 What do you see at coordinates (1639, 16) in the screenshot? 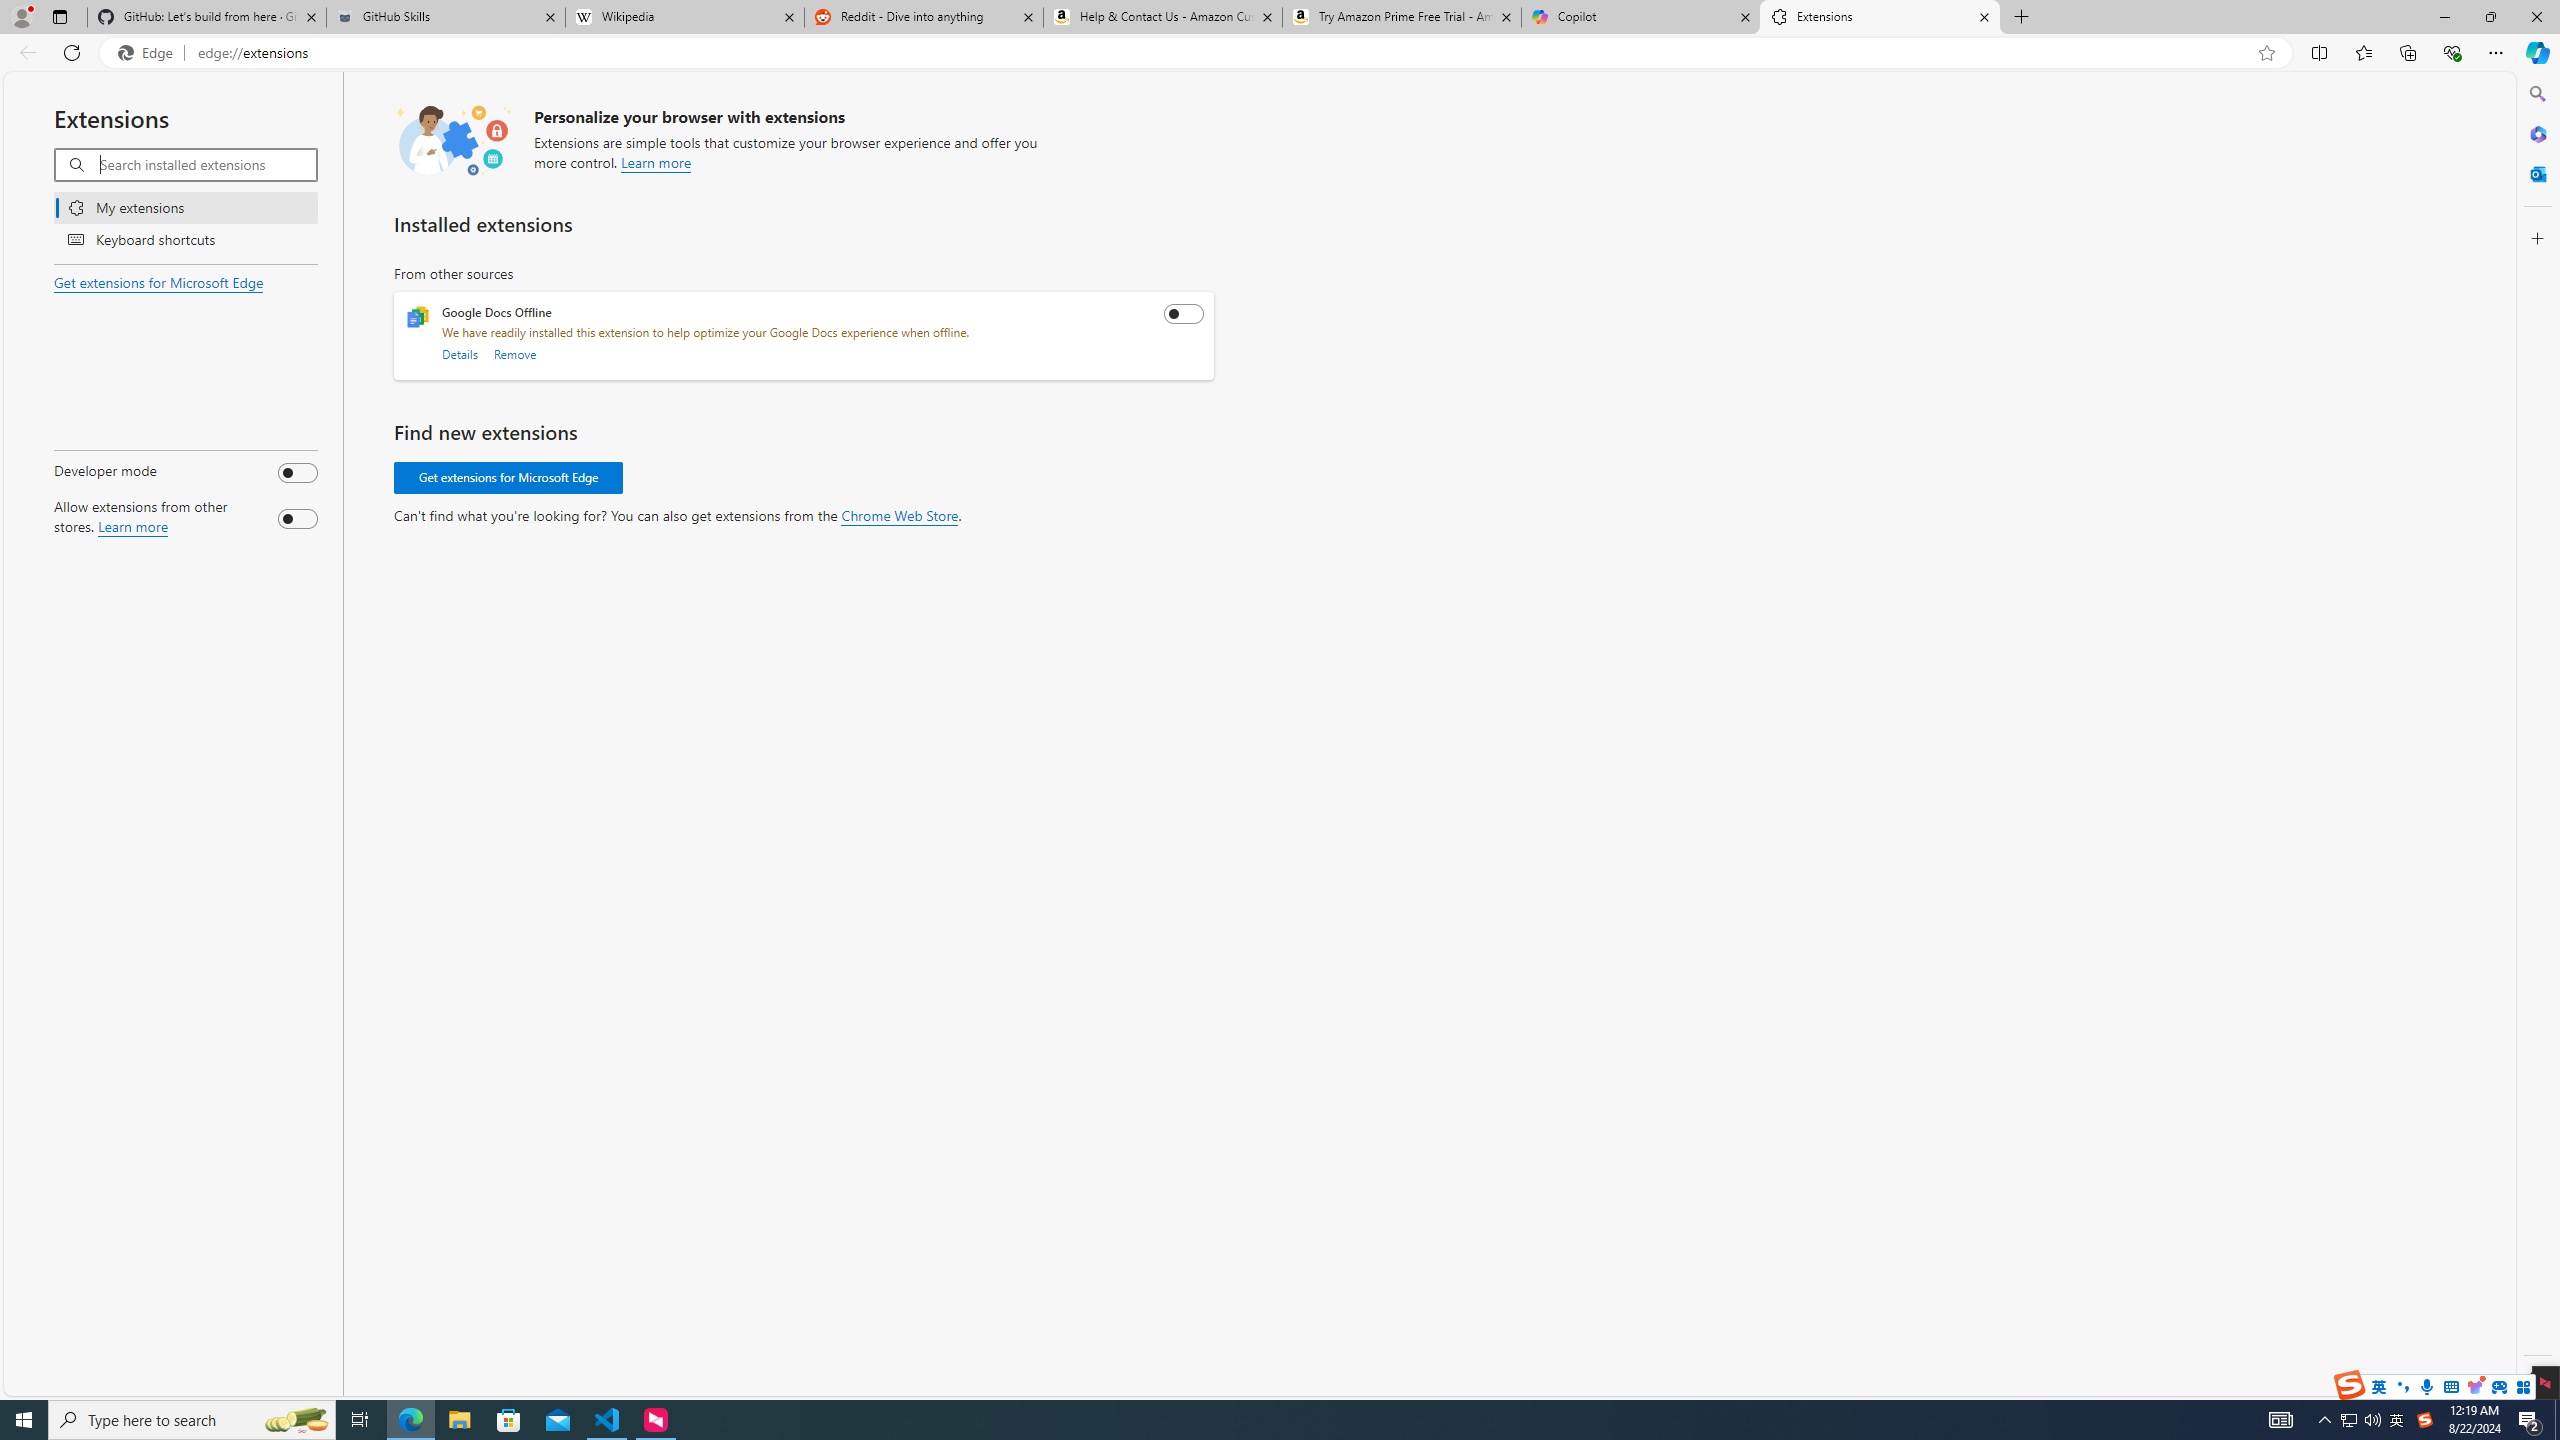
I see `'Copilot'` at bounding box center [1639, 16].